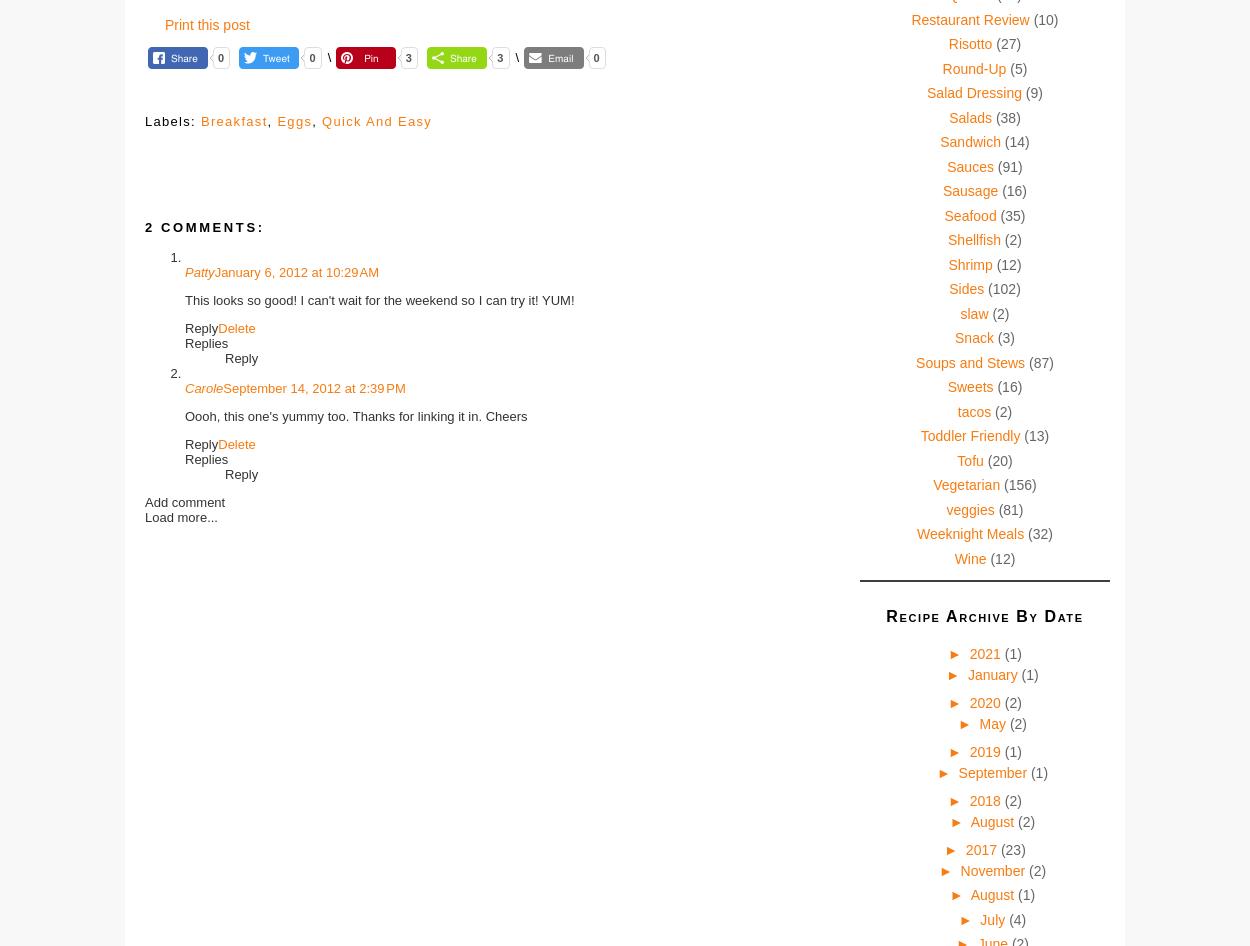  What do you see at coordinates (213, 271) in the screenshot?
I see `'January 6, 2012 at 10:29 AM'` at bounding box center [213, 271].